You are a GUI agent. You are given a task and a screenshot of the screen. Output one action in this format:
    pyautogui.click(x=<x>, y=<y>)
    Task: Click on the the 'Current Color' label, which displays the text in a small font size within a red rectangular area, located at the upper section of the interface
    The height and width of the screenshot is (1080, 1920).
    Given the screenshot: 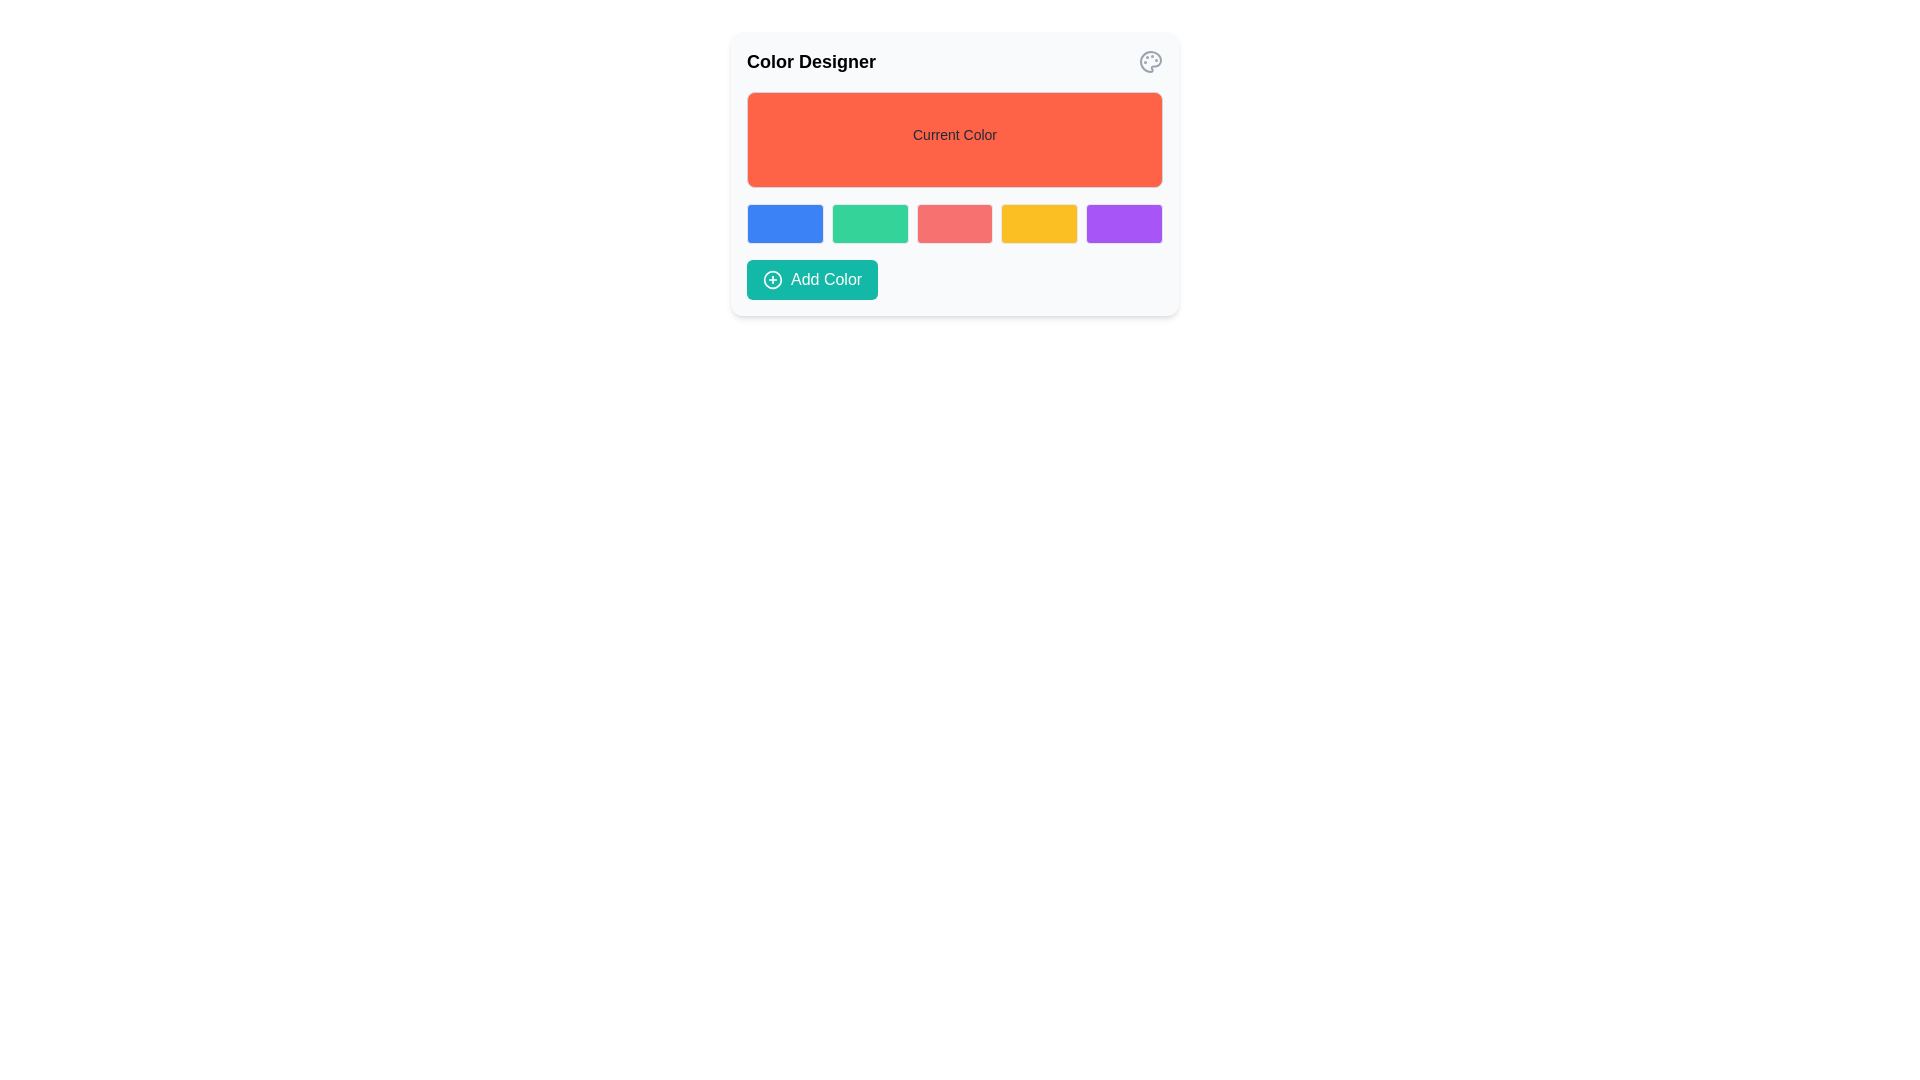 What is the action you would take?
    pyautogui.click(x=954, y=135)
    